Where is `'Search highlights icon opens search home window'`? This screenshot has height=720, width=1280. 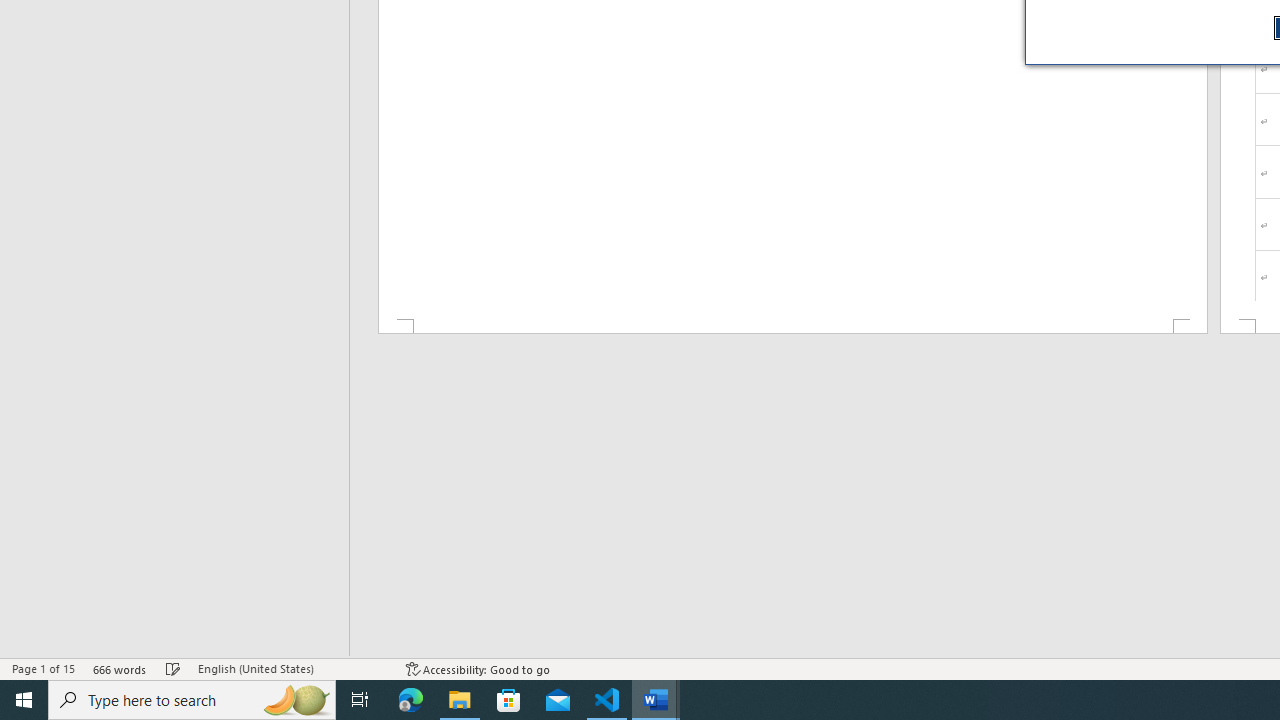
'Search highlights icon opens search home window' is located at coordinates (294, 698).